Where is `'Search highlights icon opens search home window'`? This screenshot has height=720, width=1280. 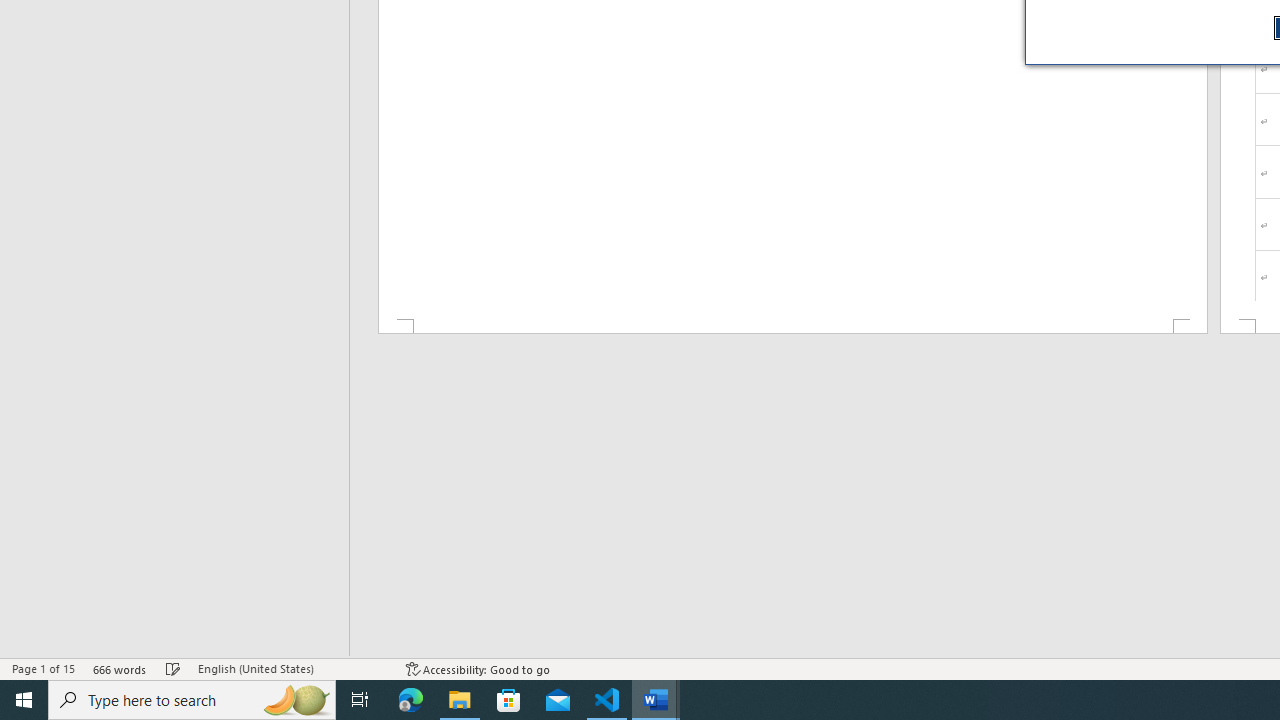
'Search highlights icon opens search home window' is located at coordinates (294, 698).